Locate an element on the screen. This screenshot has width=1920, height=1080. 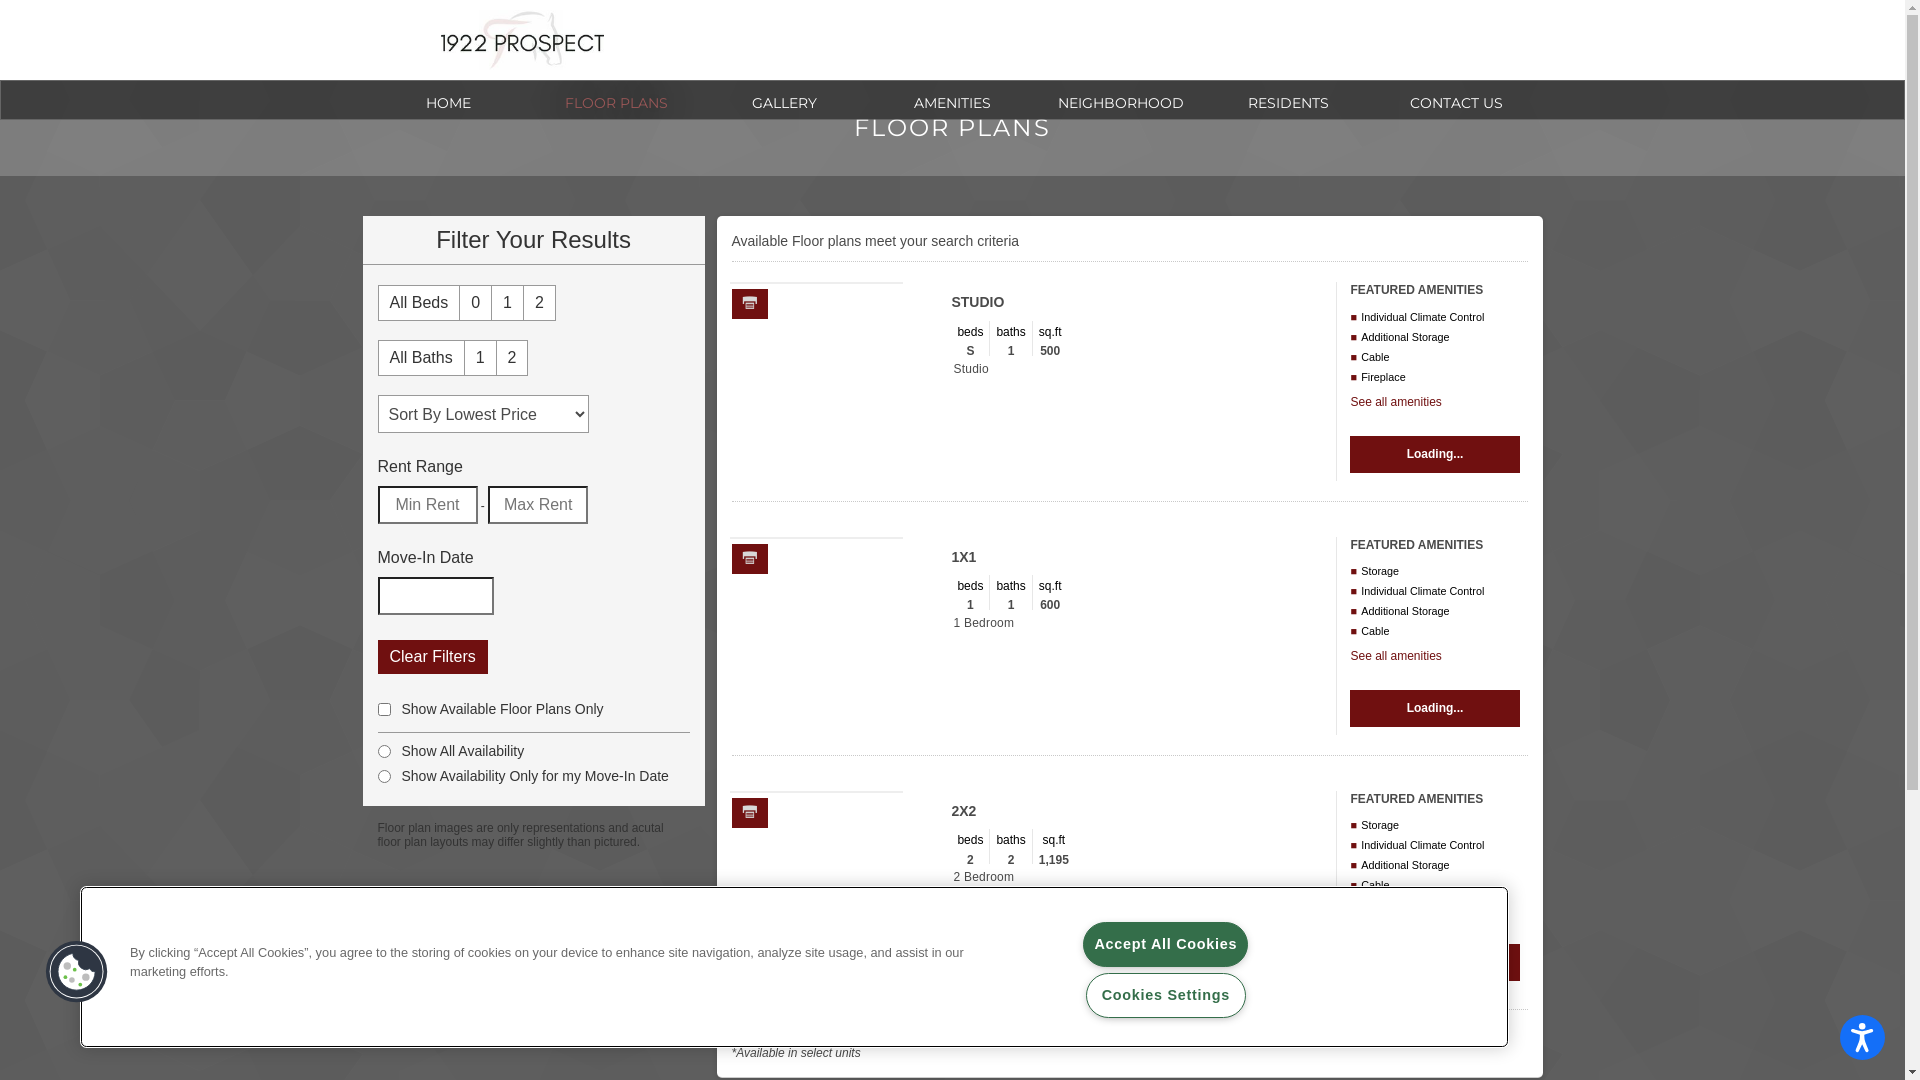
'Loading...' is located at coordinates (1433, 454).